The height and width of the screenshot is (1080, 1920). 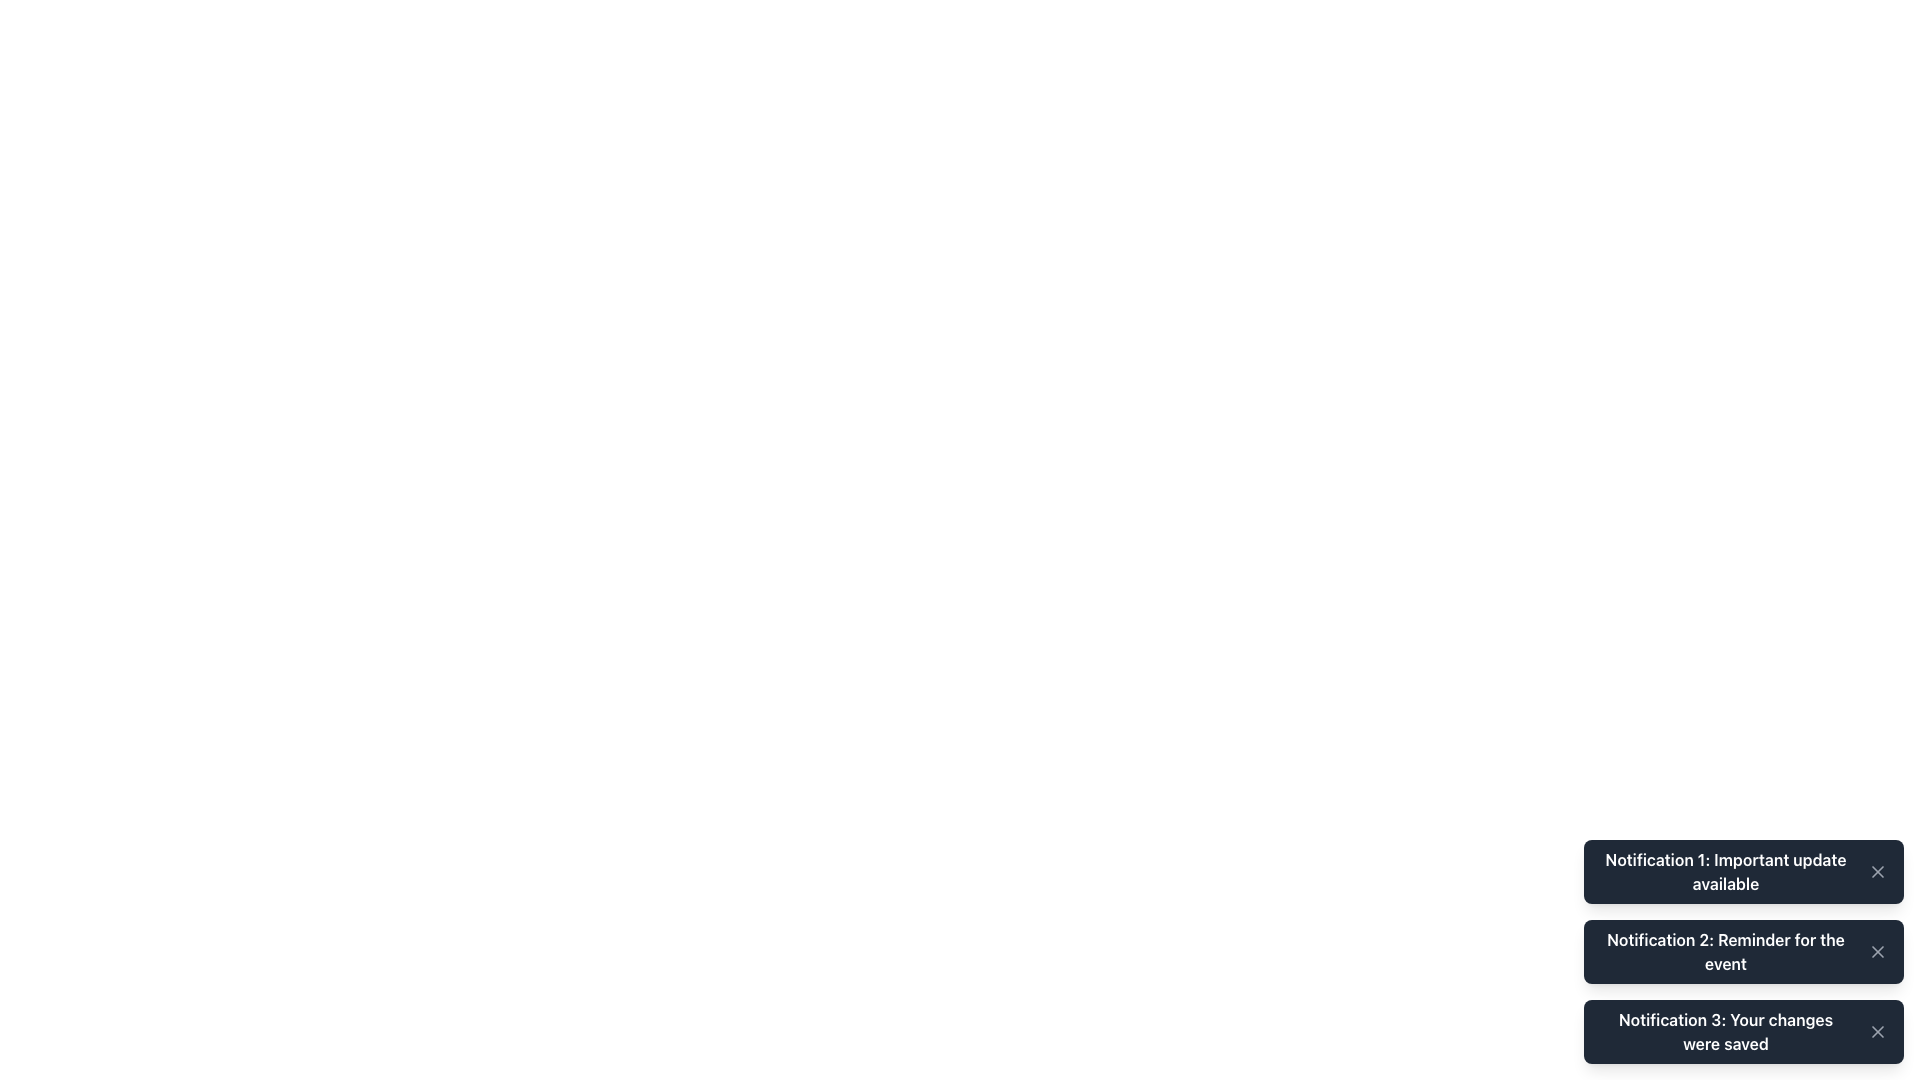 I want to click on the top notification text label that informs the user about the availability of an update within the dark-themed notification card, so click(x=1725, y=870).